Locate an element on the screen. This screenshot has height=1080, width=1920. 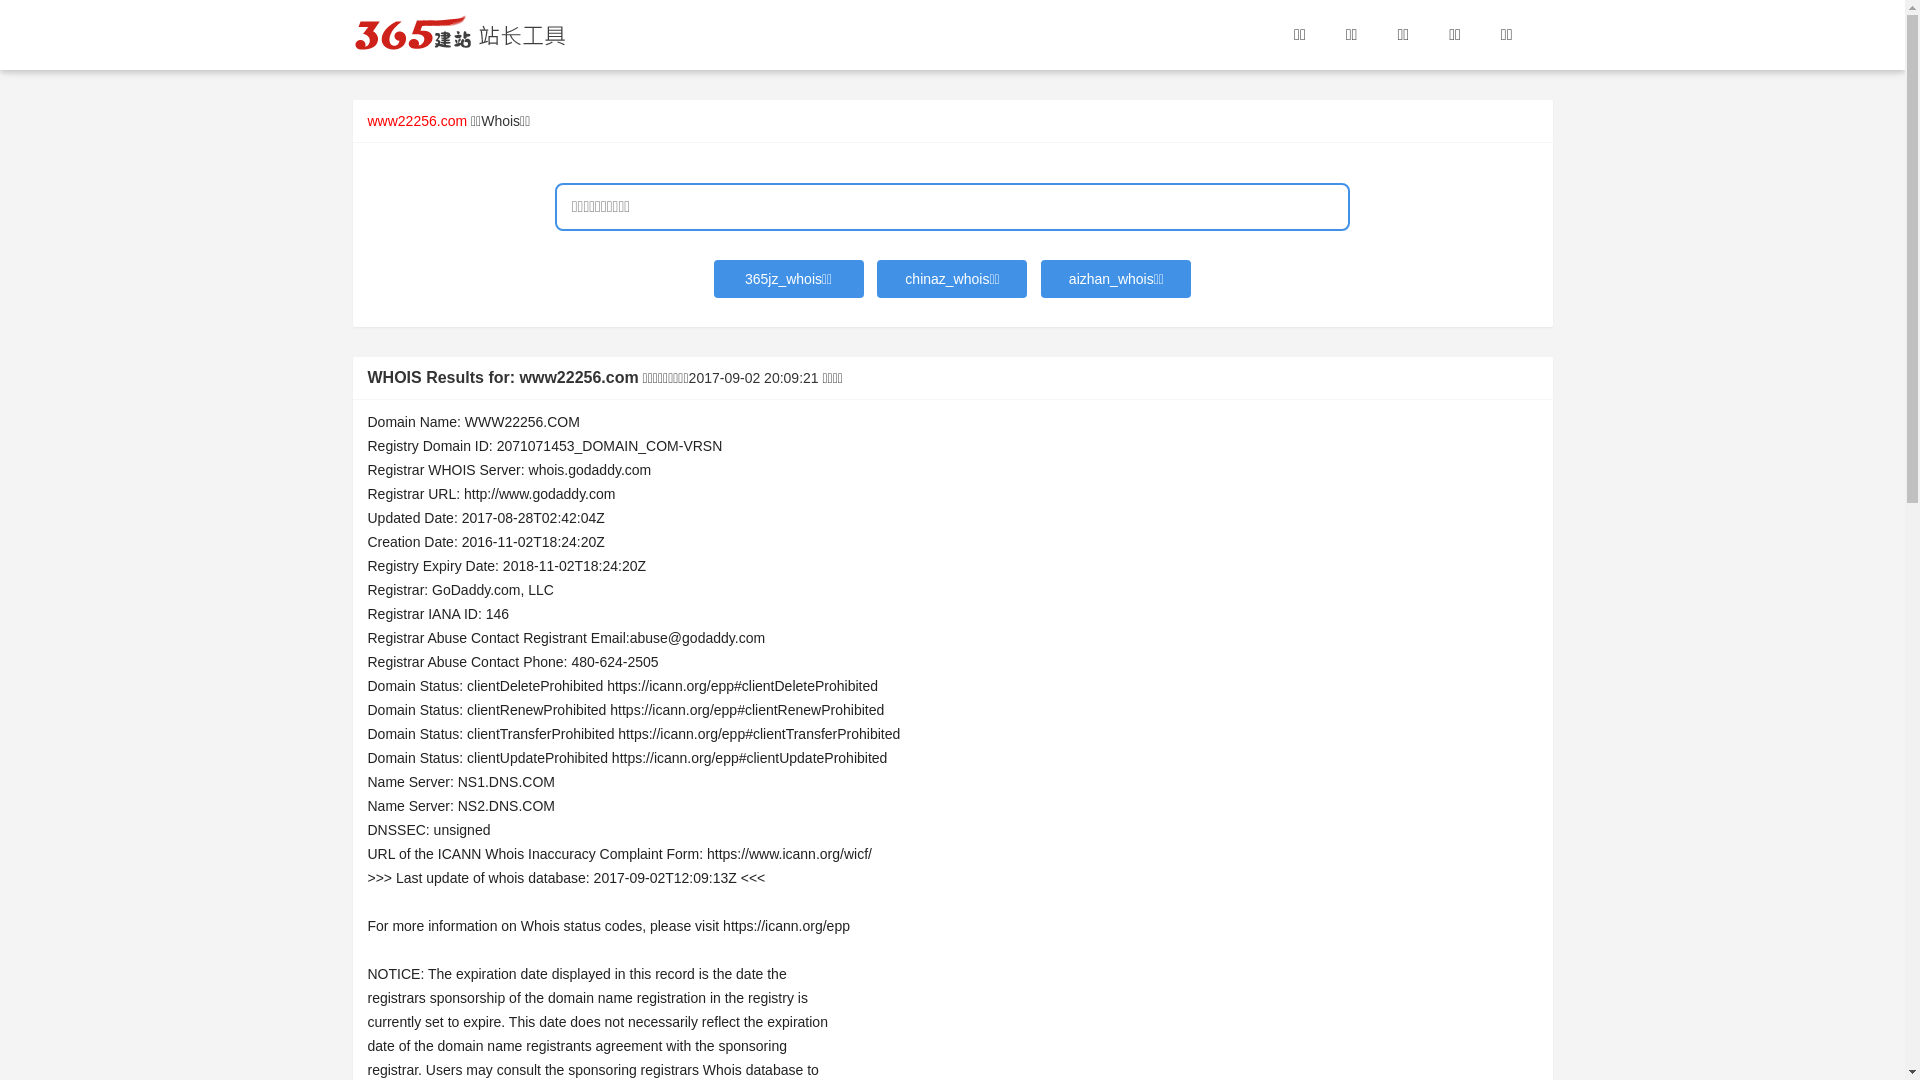
'www22256.com' is located at coordinates (416, 120).